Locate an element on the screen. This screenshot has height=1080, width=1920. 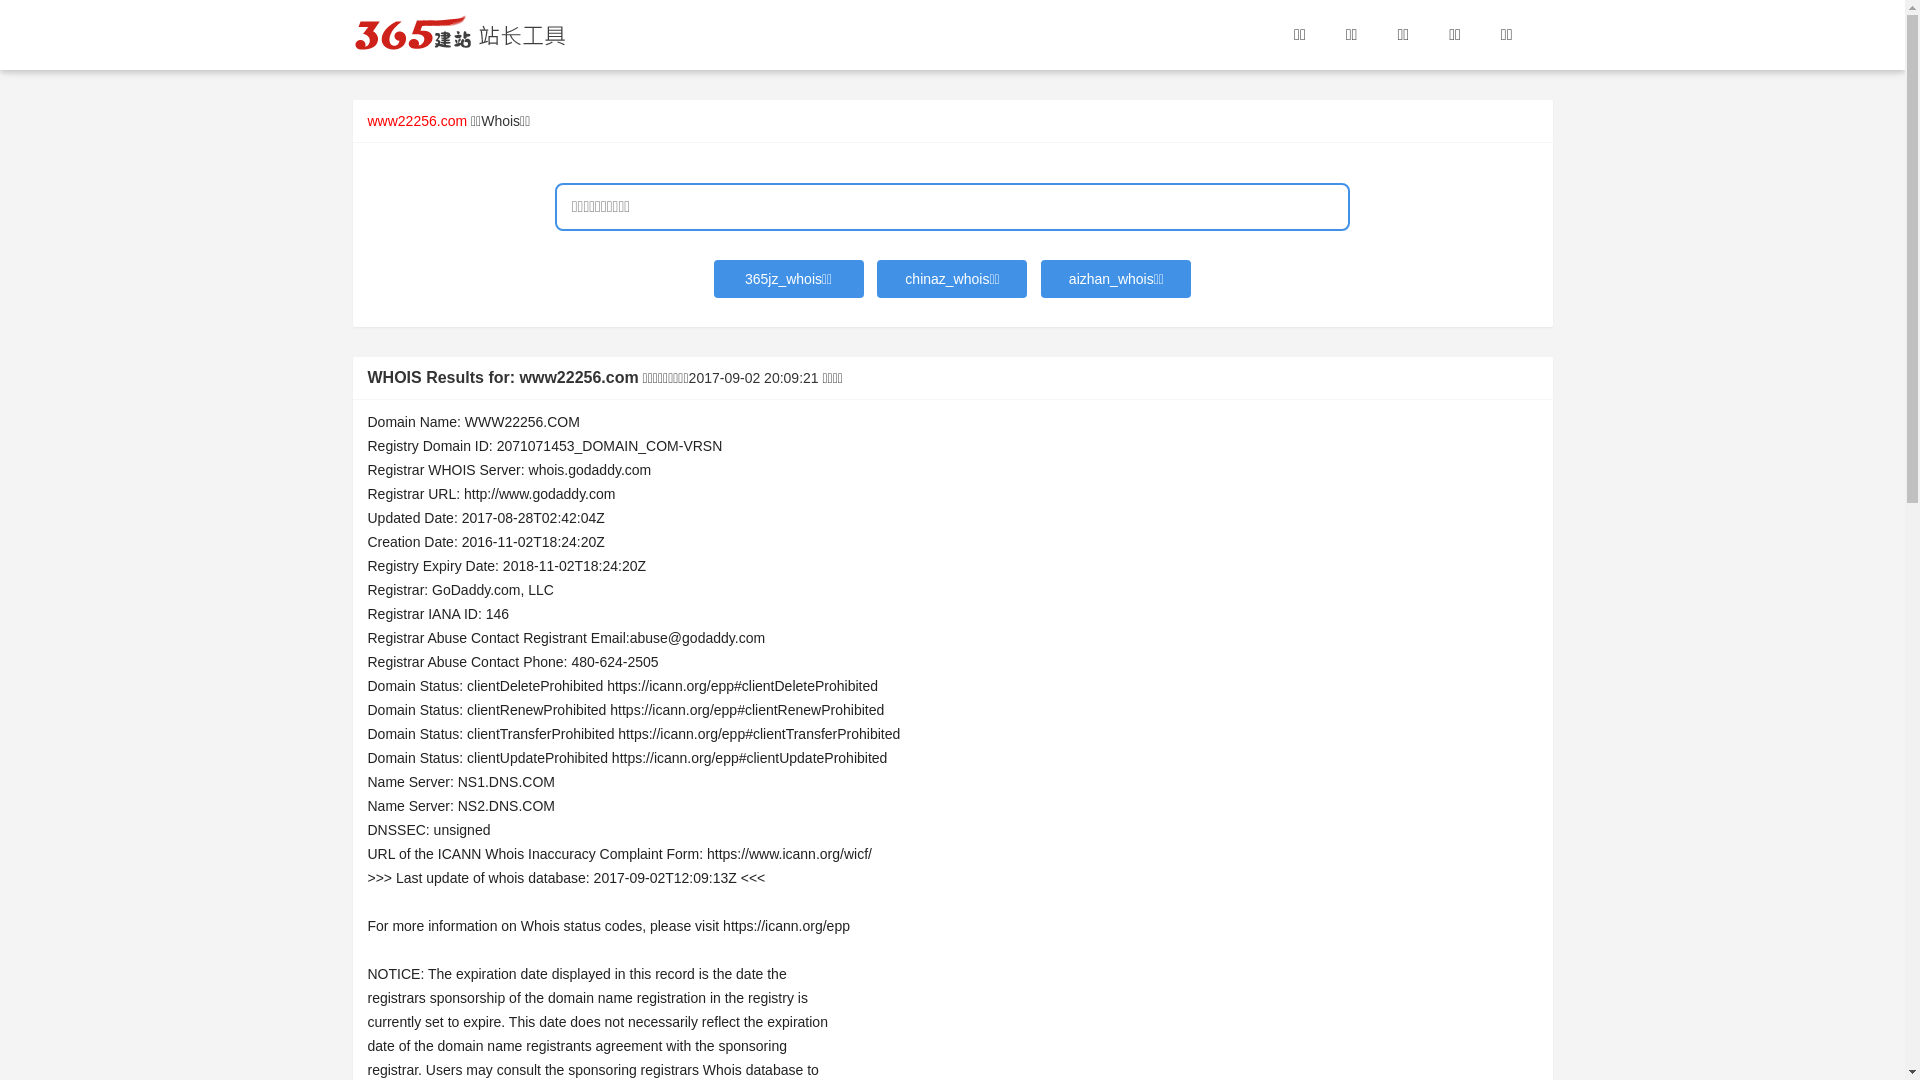
'www22256.com' is located at coordinates (416, 120).